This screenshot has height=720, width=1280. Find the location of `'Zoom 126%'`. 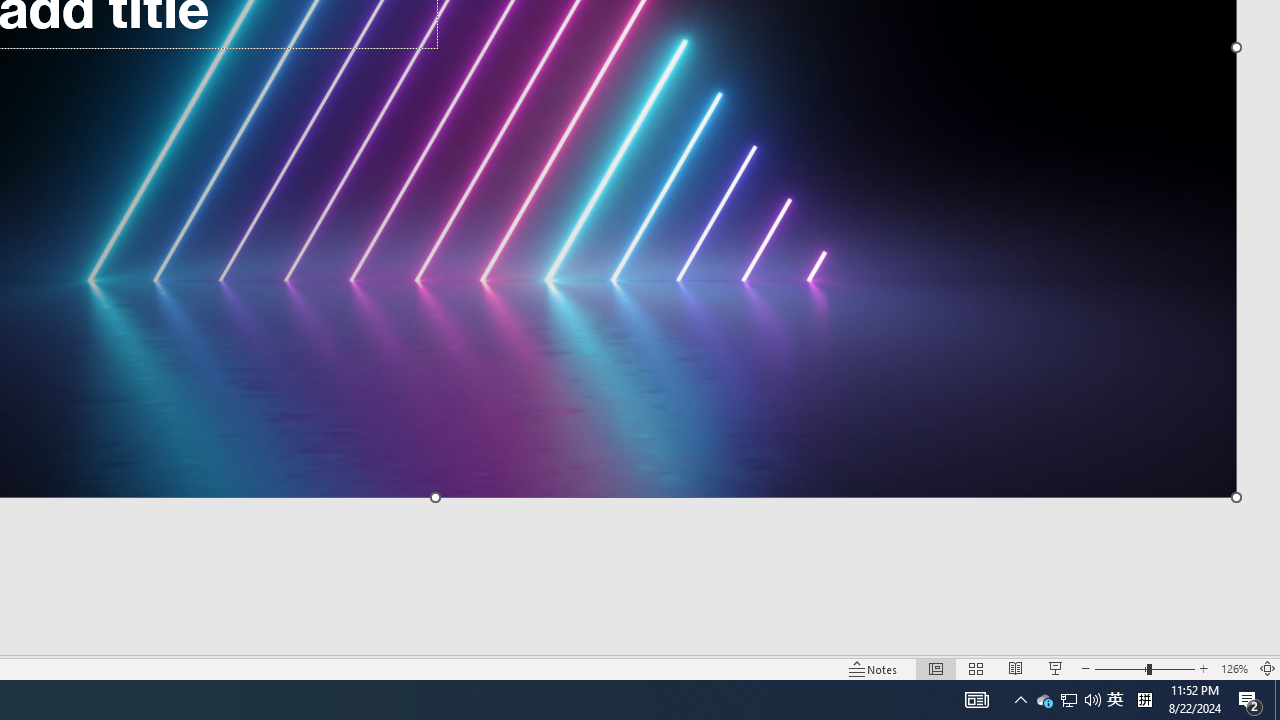

'Zoom 126%' is located at coordinates (1233, 669).